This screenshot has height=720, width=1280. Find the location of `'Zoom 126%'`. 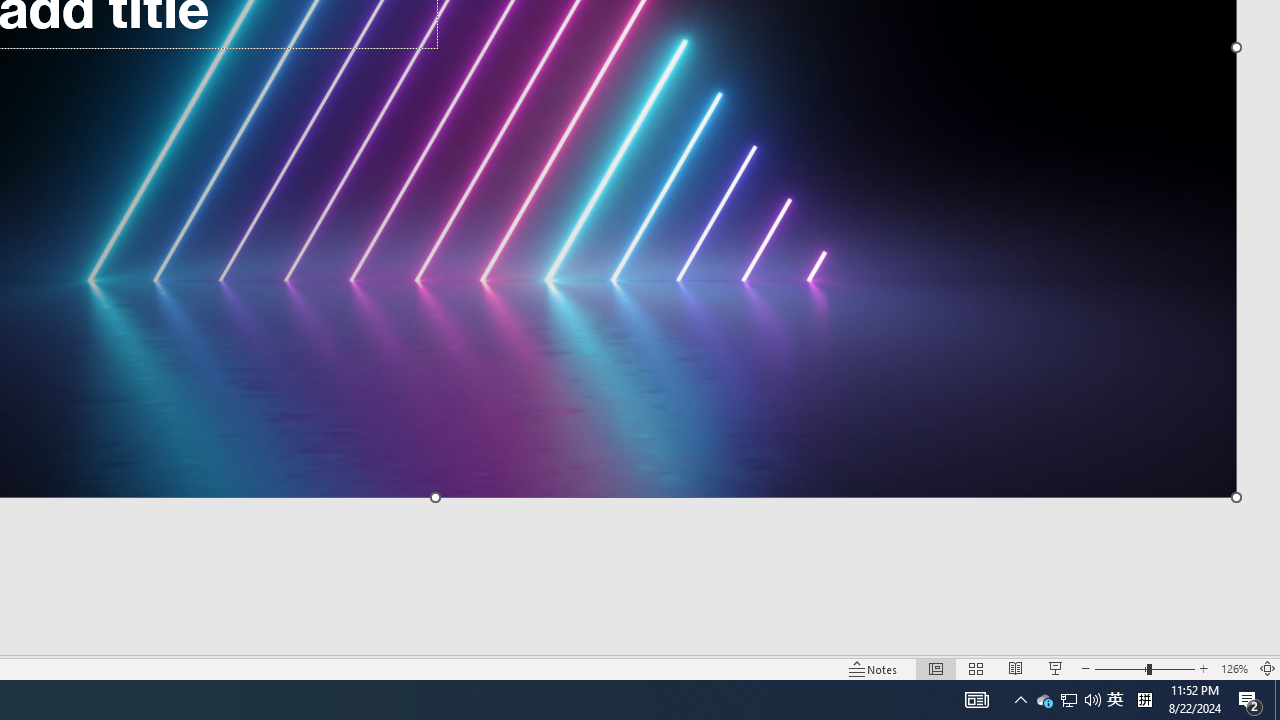

'Zoom 126%' is located at coordinates (1233, 669).